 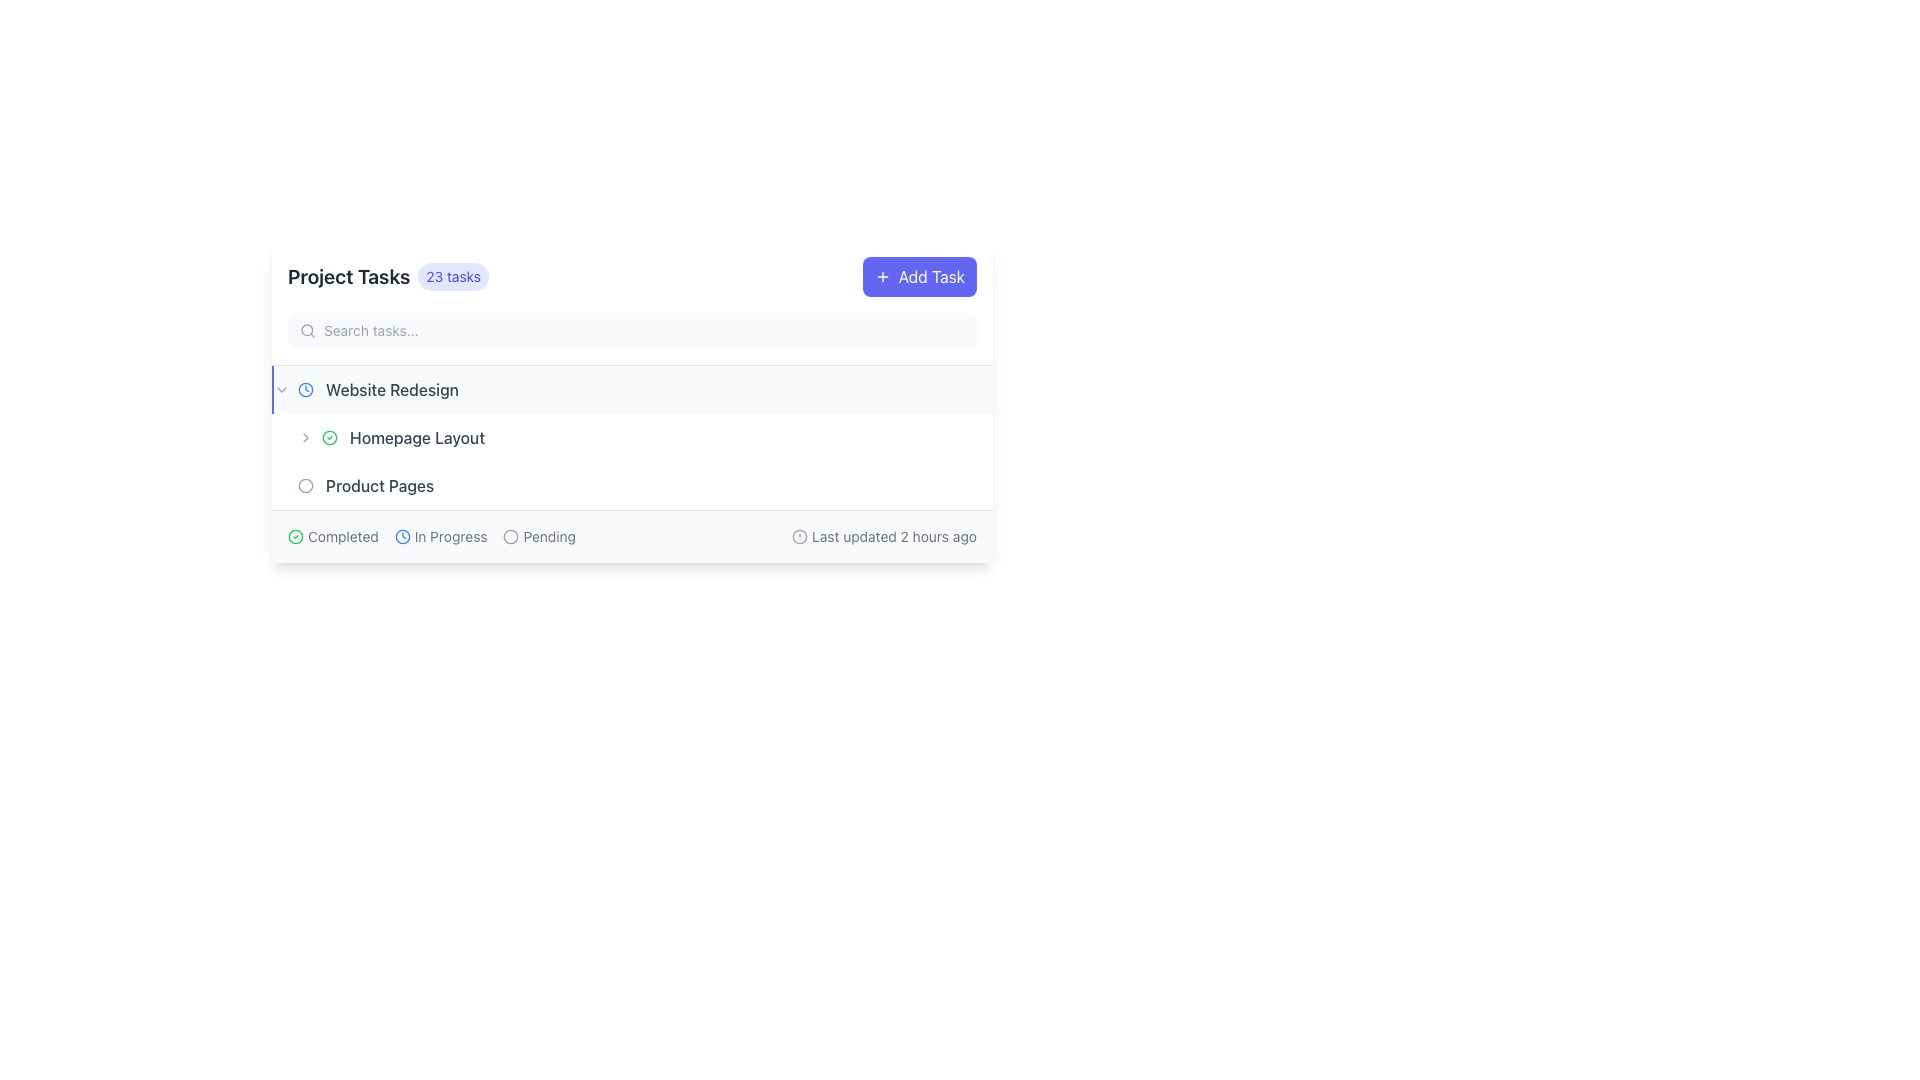 I want to click on the alignment of the decorative icon located at the far-left side of the 'Homepage Layout' list item, which suggests expandable behavior, so click(x=305, y=437).